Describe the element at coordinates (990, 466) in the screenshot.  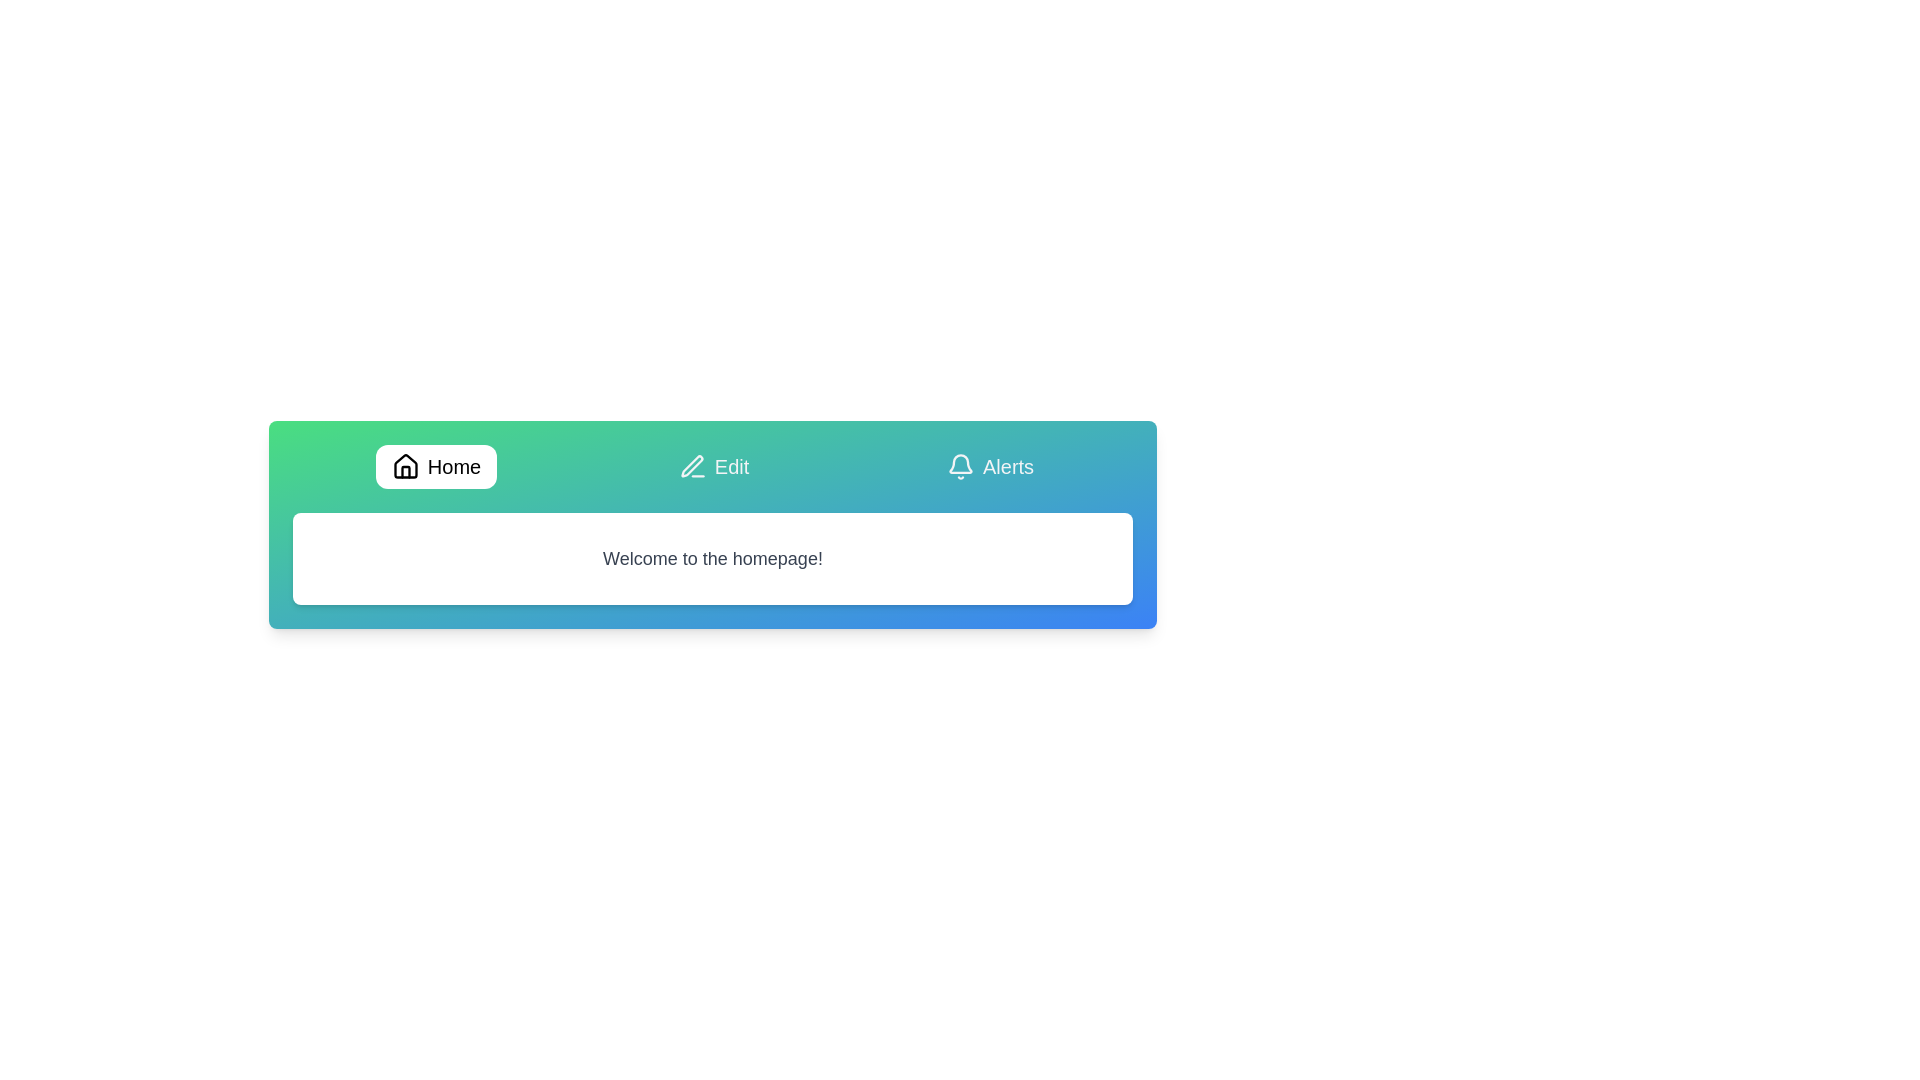
I see `the tab labeled Alerts` at that location.